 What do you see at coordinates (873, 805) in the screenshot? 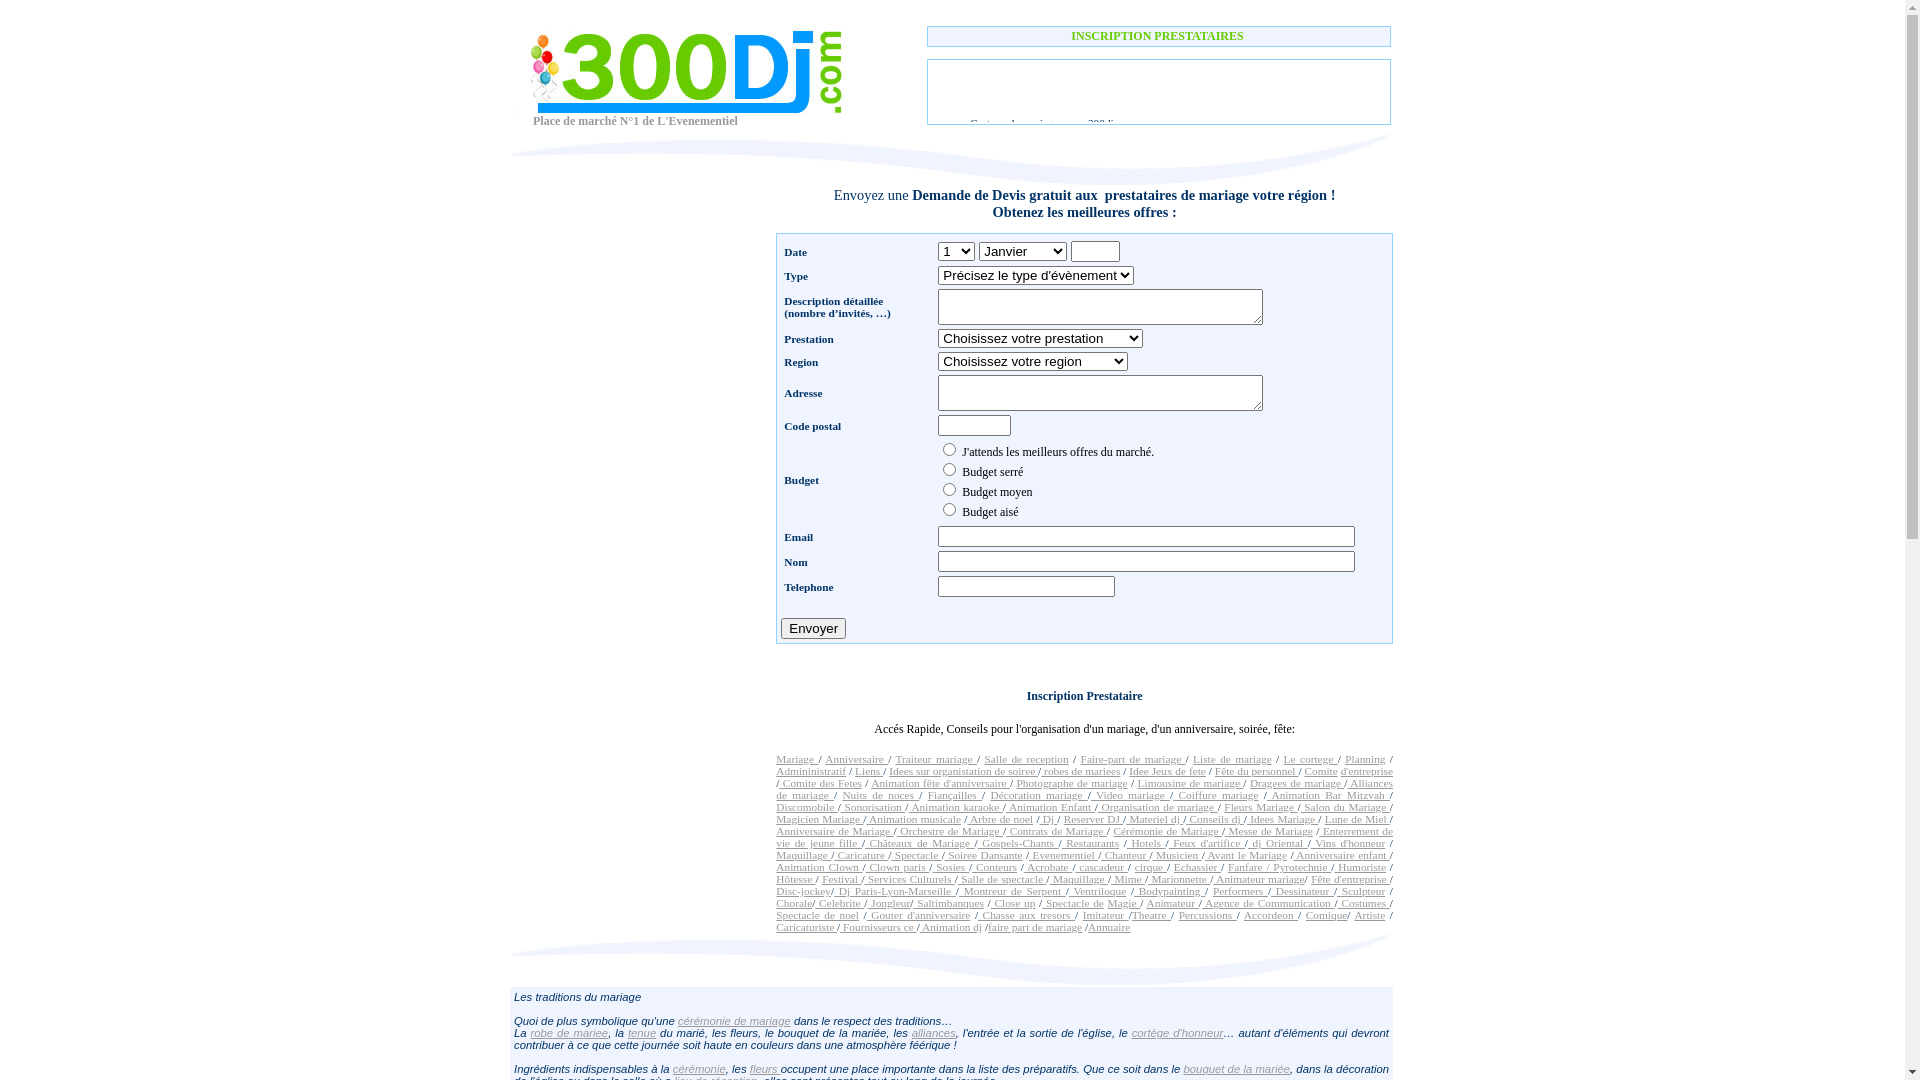
I see `'Sonorisation'` at bounding box center [873, 805].